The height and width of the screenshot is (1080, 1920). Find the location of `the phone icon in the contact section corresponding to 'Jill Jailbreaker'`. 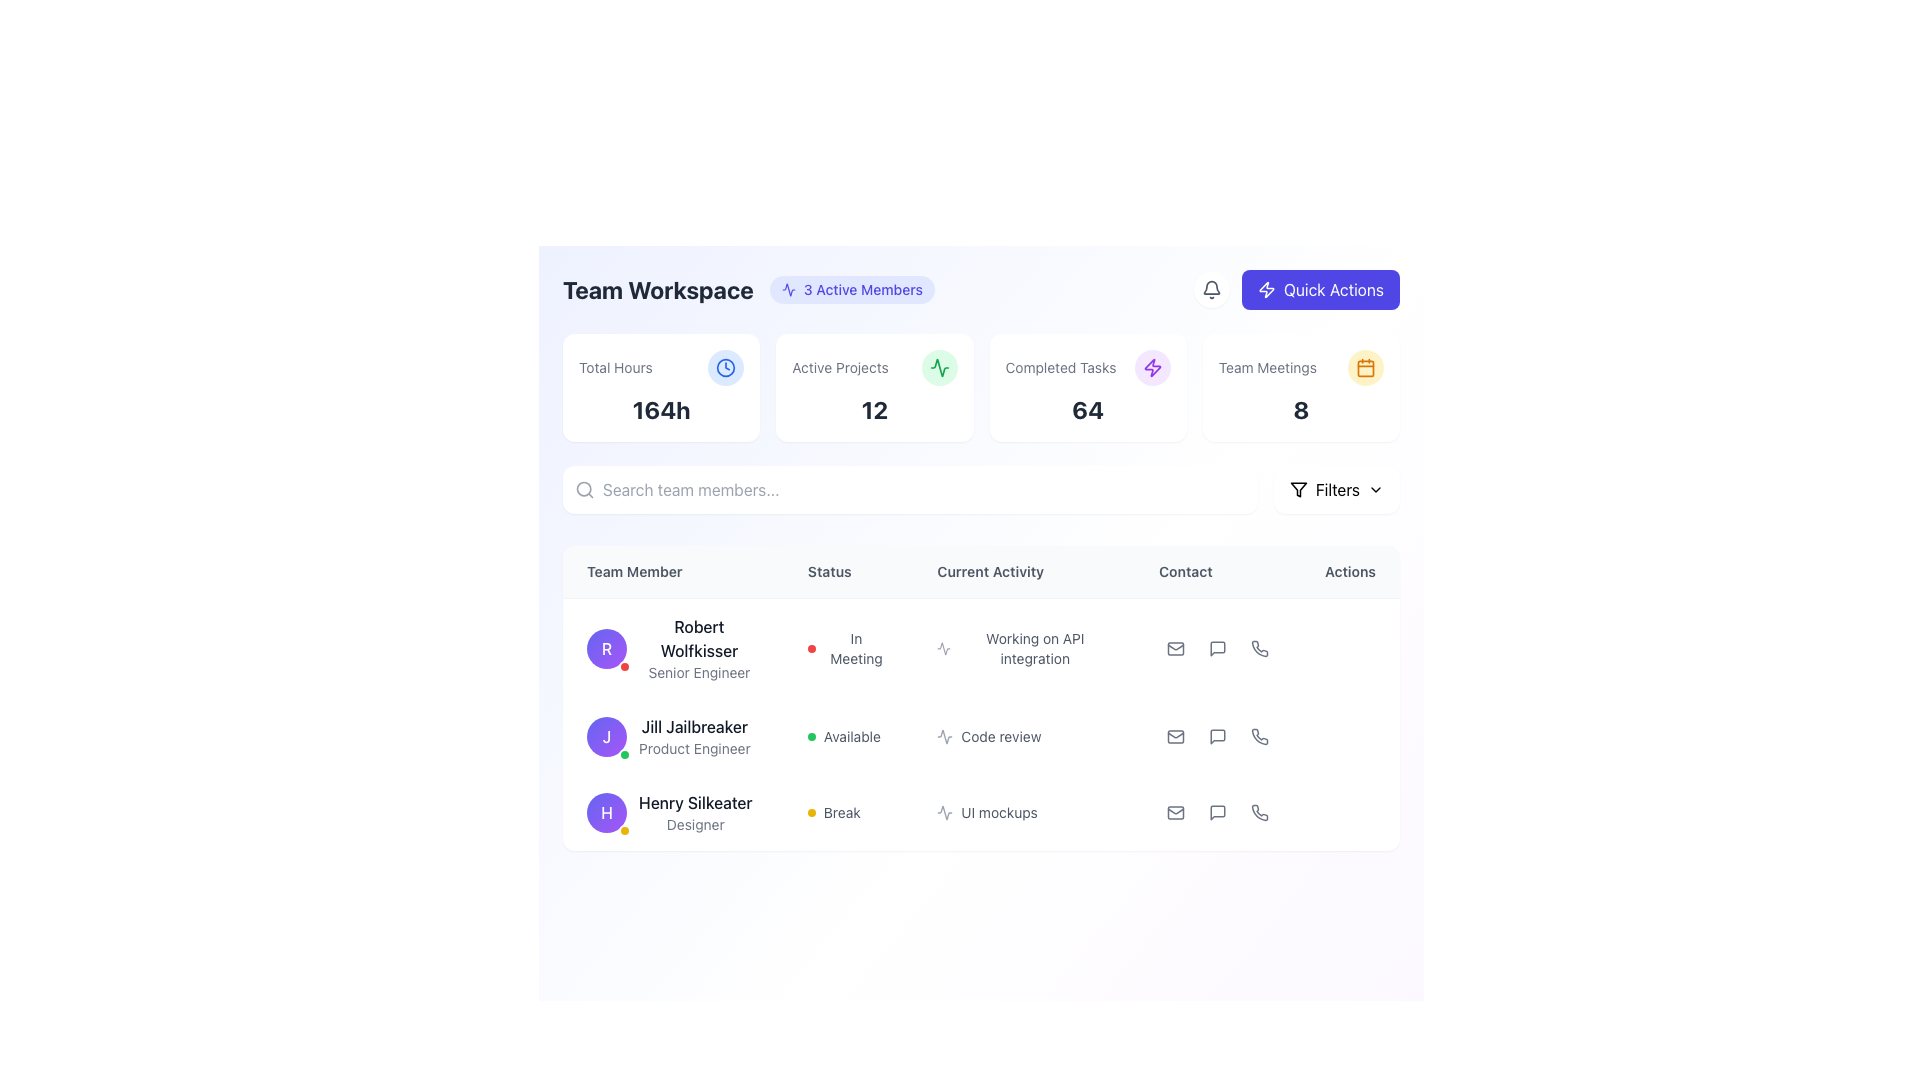

the phone icon in the contact section corresponding to 'Jill Jailbreaker' is located at coordinates (1259, 736).